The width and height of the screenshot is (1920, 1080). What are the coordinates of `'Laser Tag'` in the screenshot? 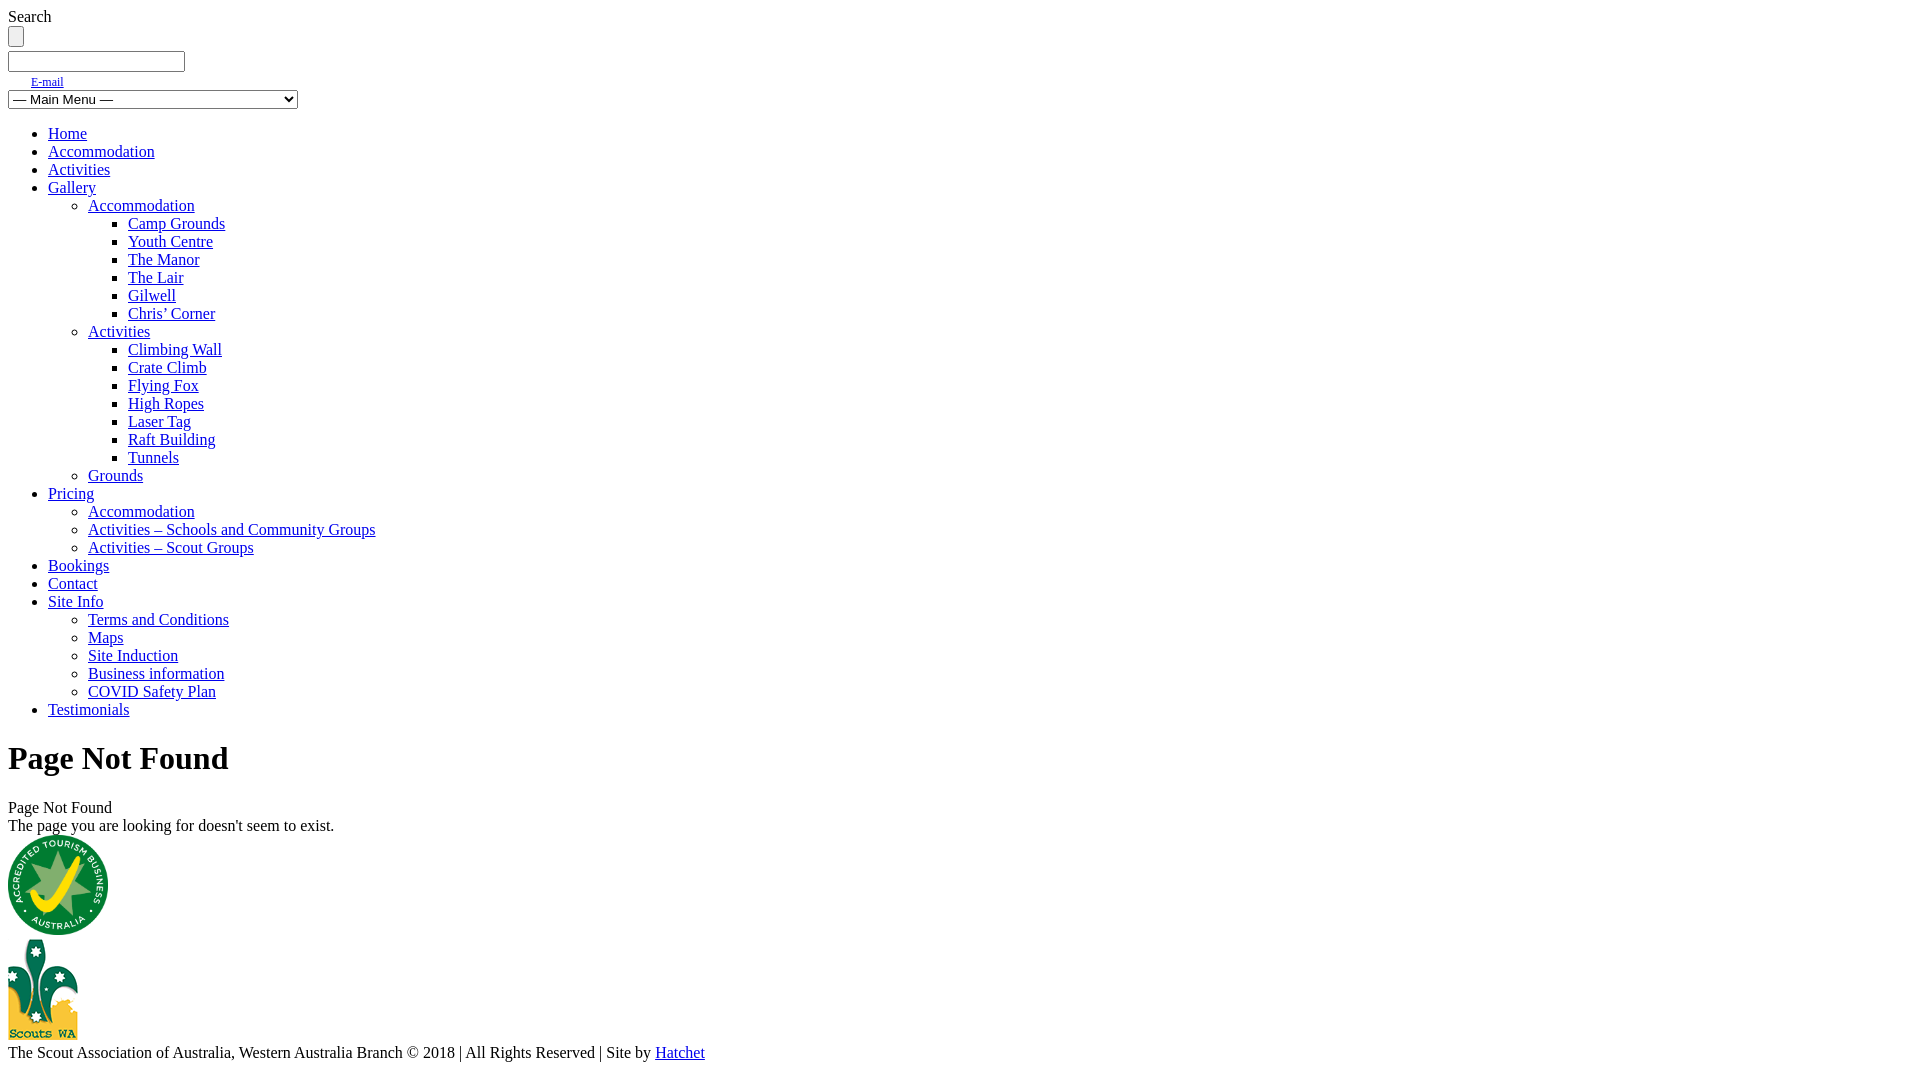 It's located at (158, 420).